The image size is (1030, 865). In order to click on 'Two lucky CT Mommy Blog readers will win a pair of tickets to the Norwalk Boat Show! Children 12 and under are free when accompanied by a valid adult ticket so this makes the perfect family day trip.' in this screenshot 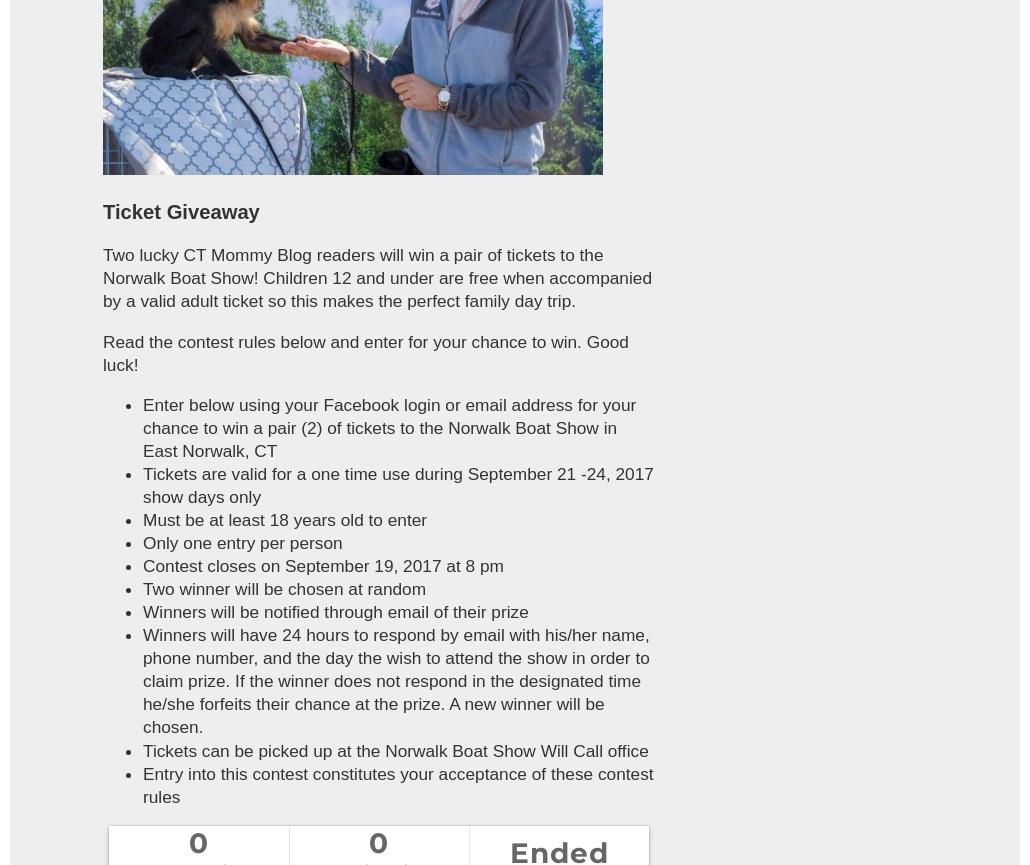, I will do `click(102, 277)`.